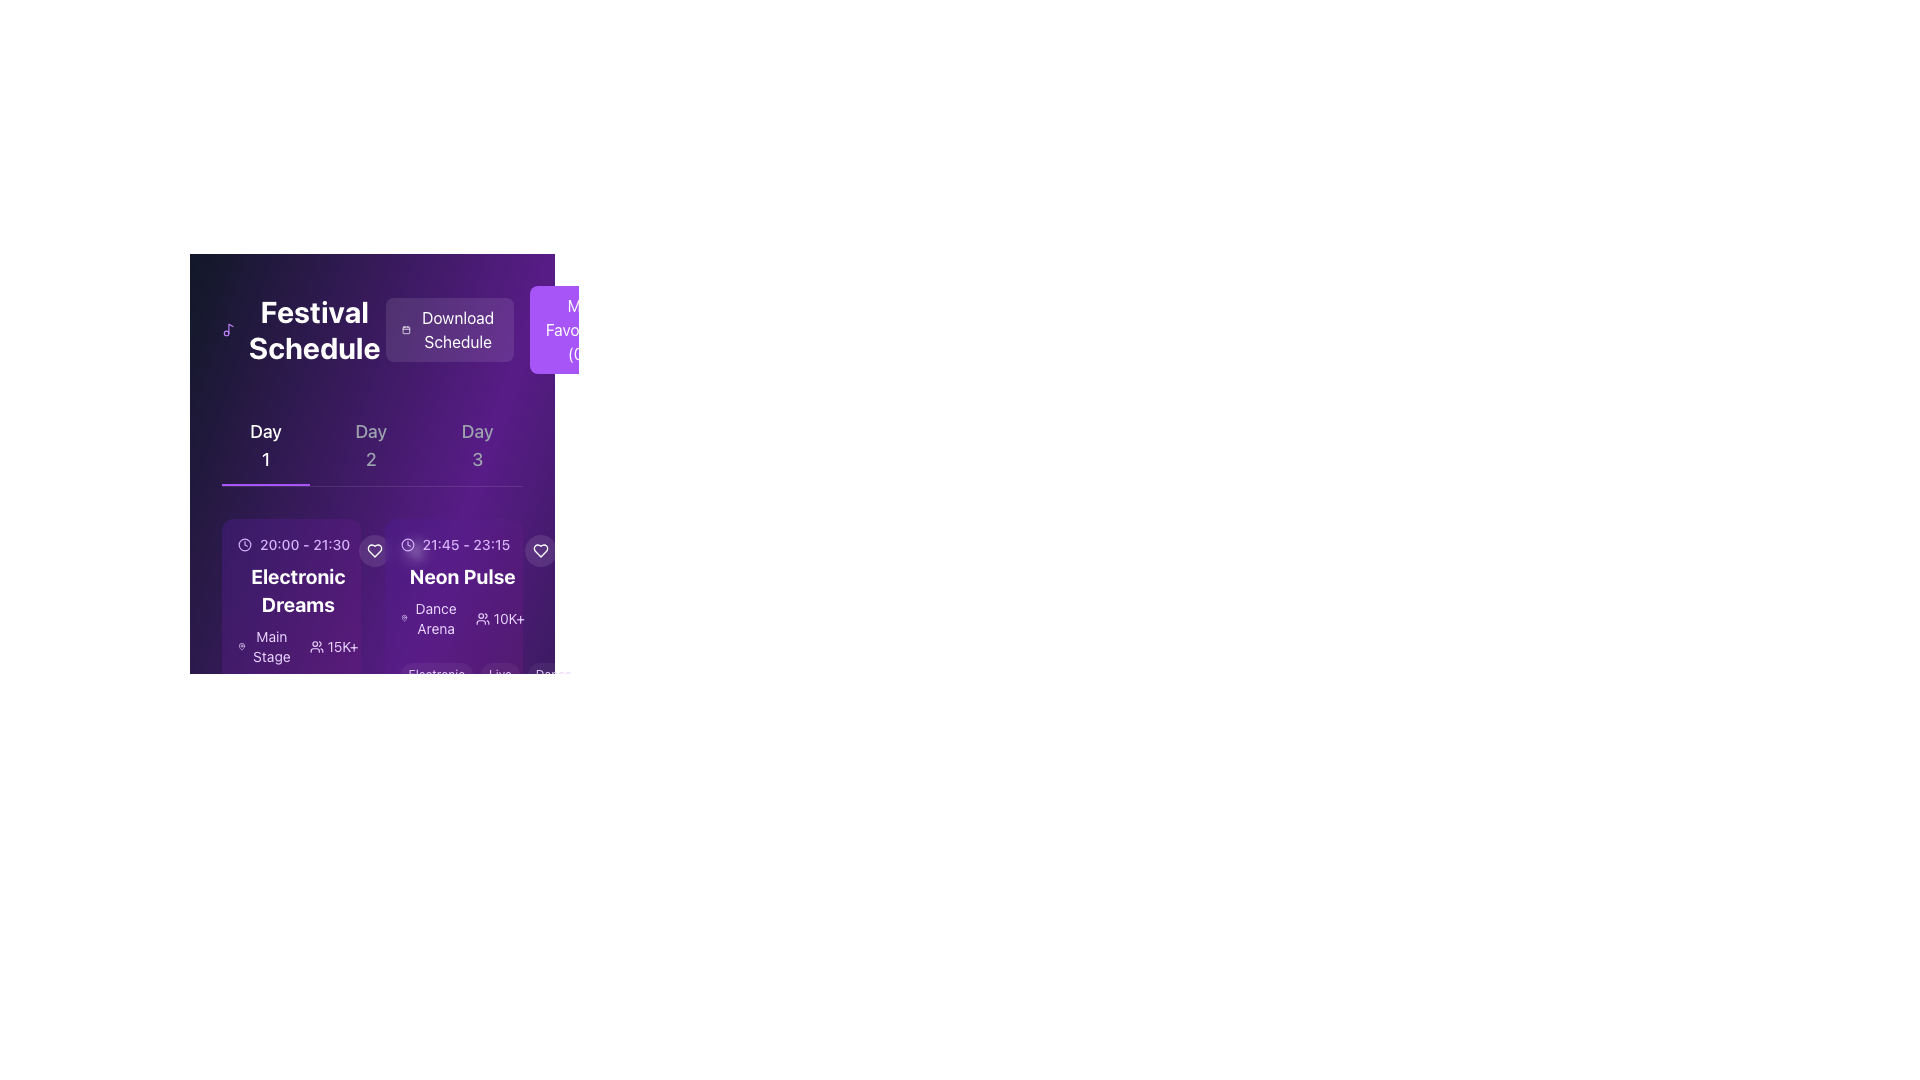 The height and width of the screenshot is (1080, 1920). I want to click on the user group icon located to the left of the '15K+' text under the 'Electronic Dreams' title in the schedule card, so click(315, 647).